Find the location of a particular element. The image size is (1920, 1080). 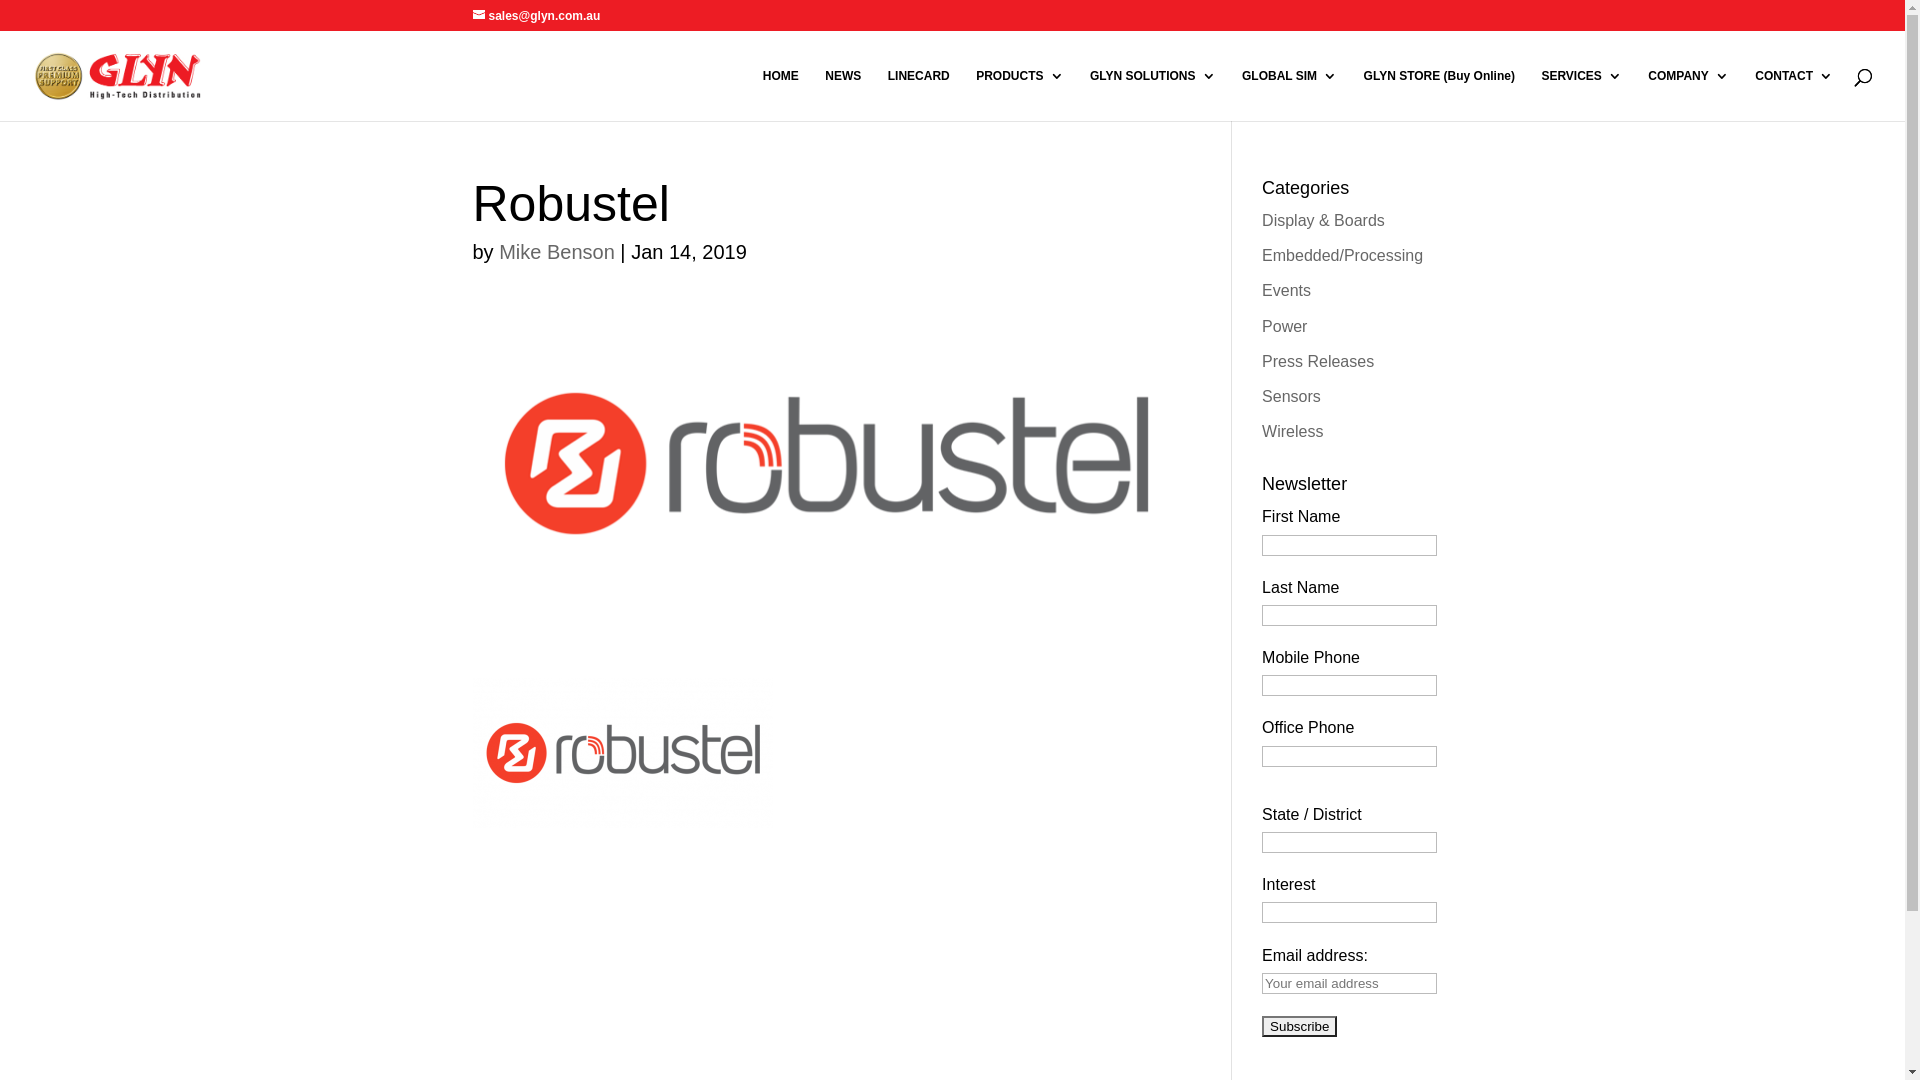

'Display & Boards' is located at coordinates (1323, 220).